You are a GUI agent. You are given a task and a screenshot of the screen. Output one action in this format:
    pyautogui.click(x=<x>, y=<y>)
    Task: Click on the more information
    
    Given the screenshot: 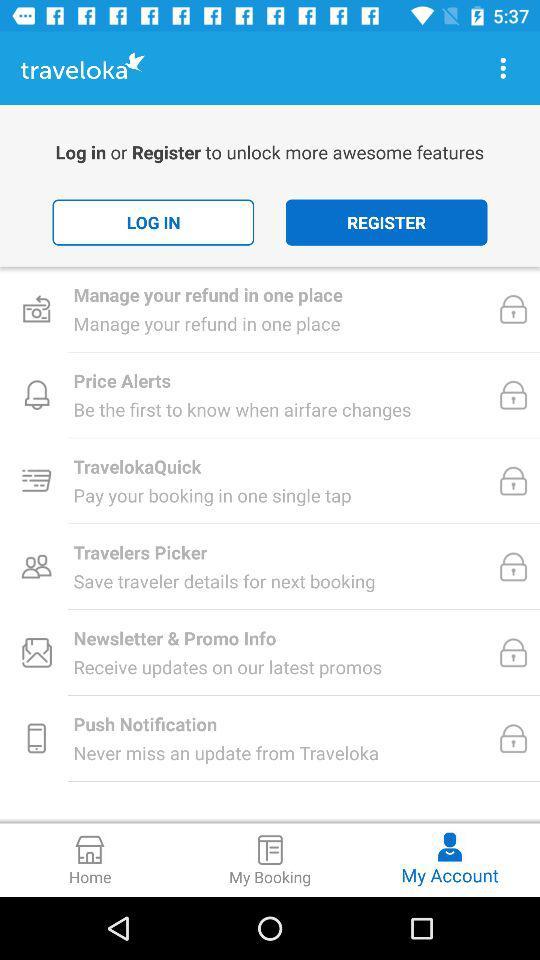 What is the action you would take?
    pyautogui.click(x=502, y=68)
    